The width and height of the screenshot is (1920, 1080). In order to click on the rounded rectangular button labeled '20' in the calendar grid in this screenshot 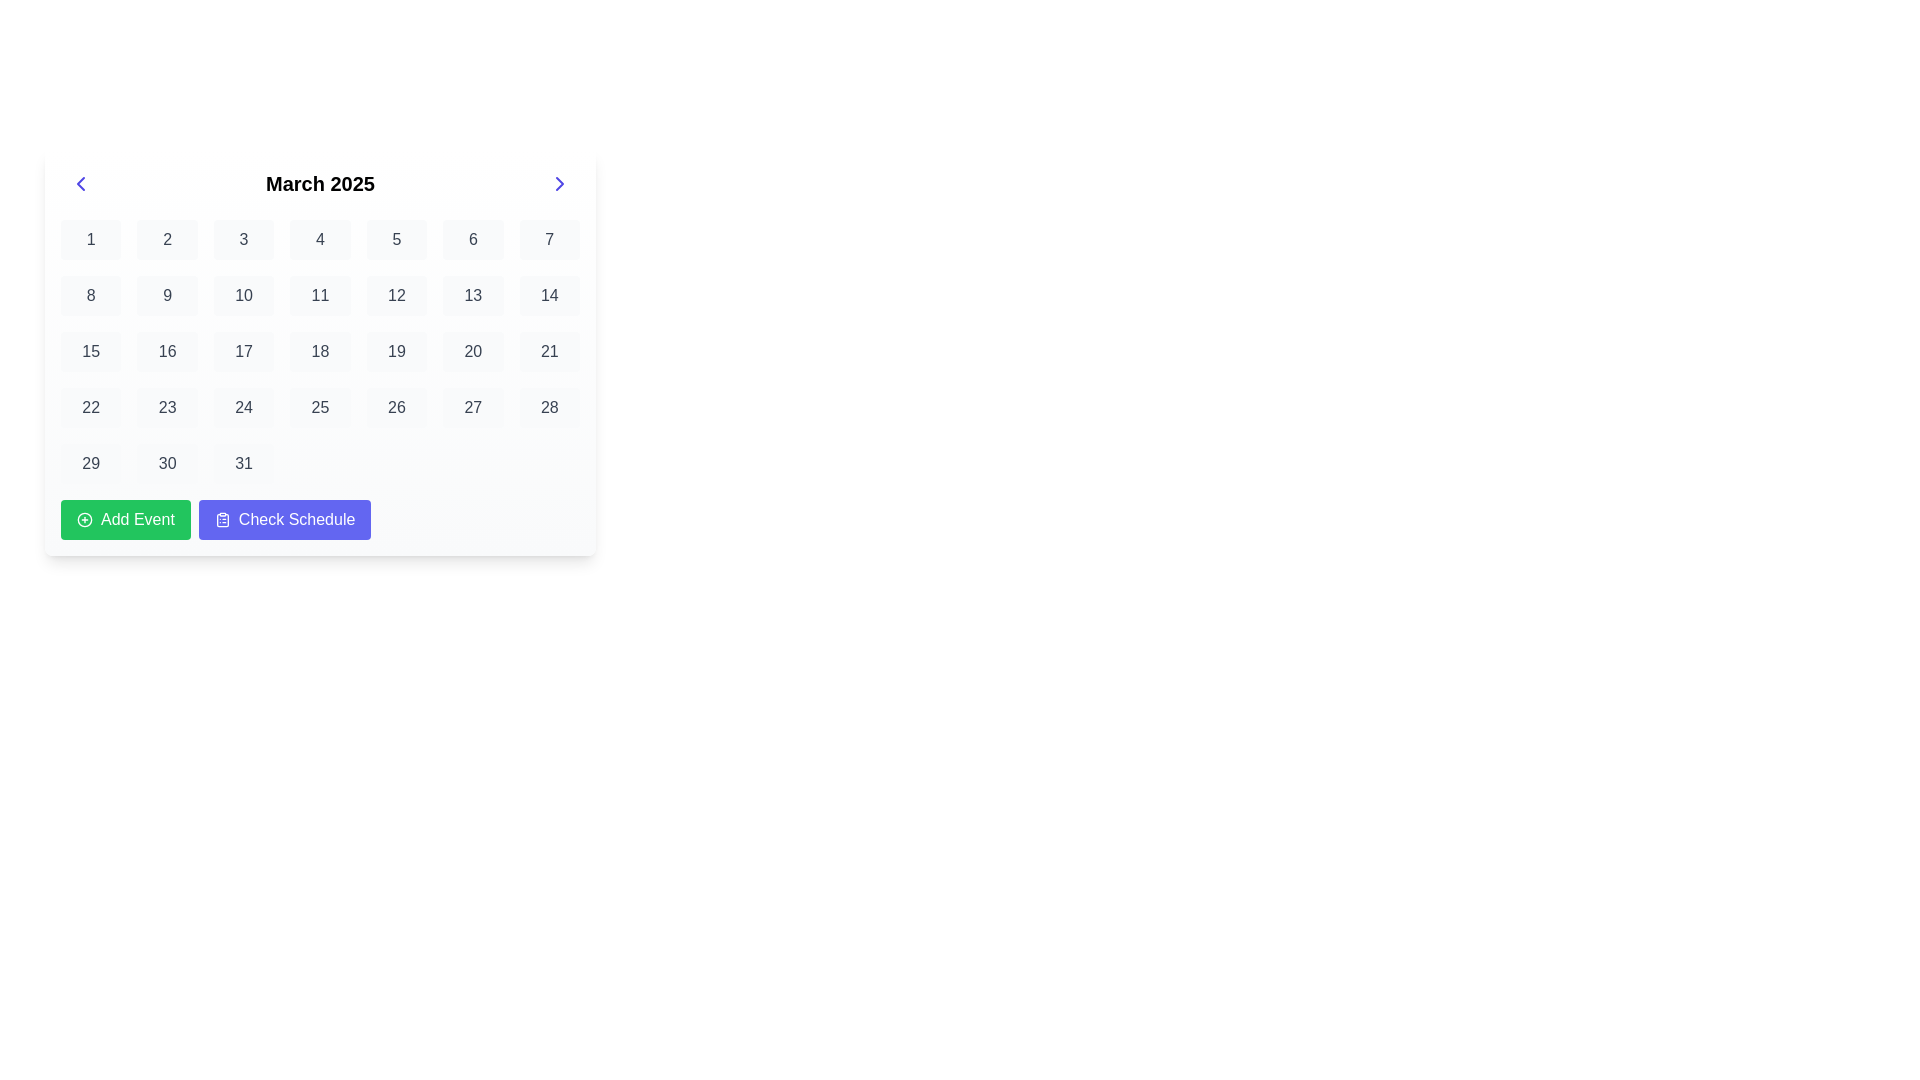, I will do `click(472, 350)`.